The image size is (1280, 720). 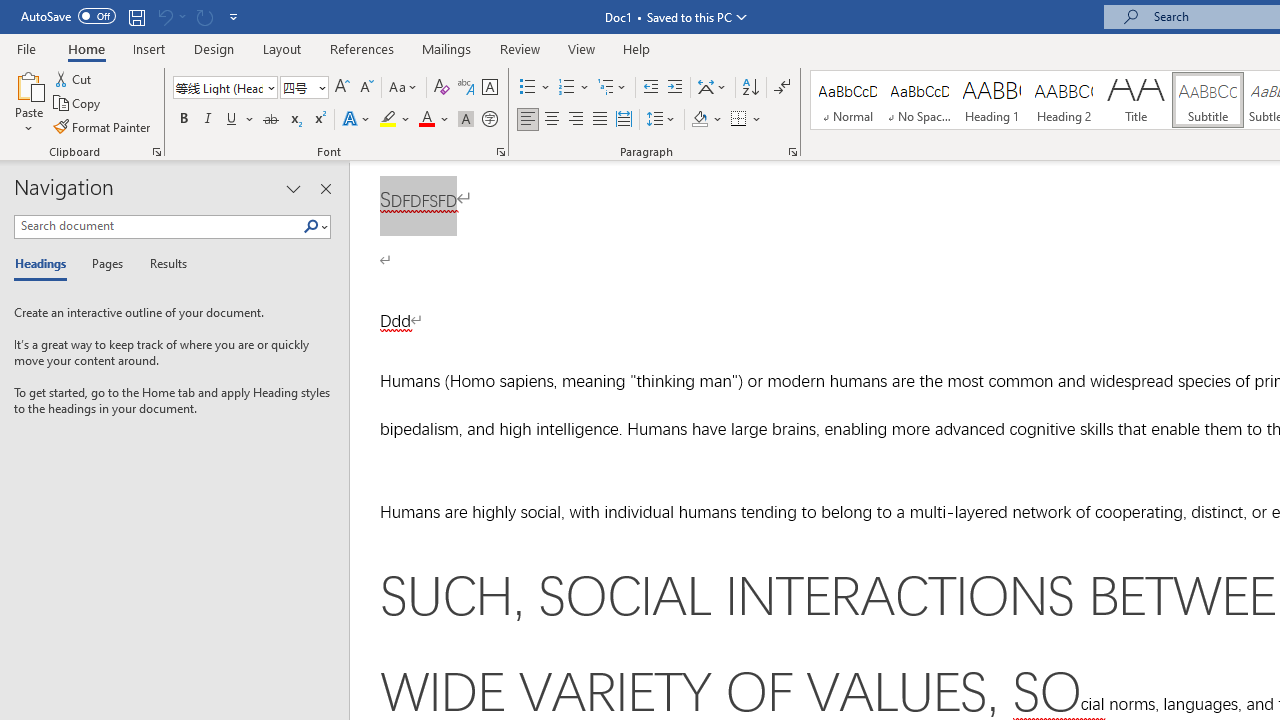 I want to click on 'Multilevel List', so click(x=612, y=86).